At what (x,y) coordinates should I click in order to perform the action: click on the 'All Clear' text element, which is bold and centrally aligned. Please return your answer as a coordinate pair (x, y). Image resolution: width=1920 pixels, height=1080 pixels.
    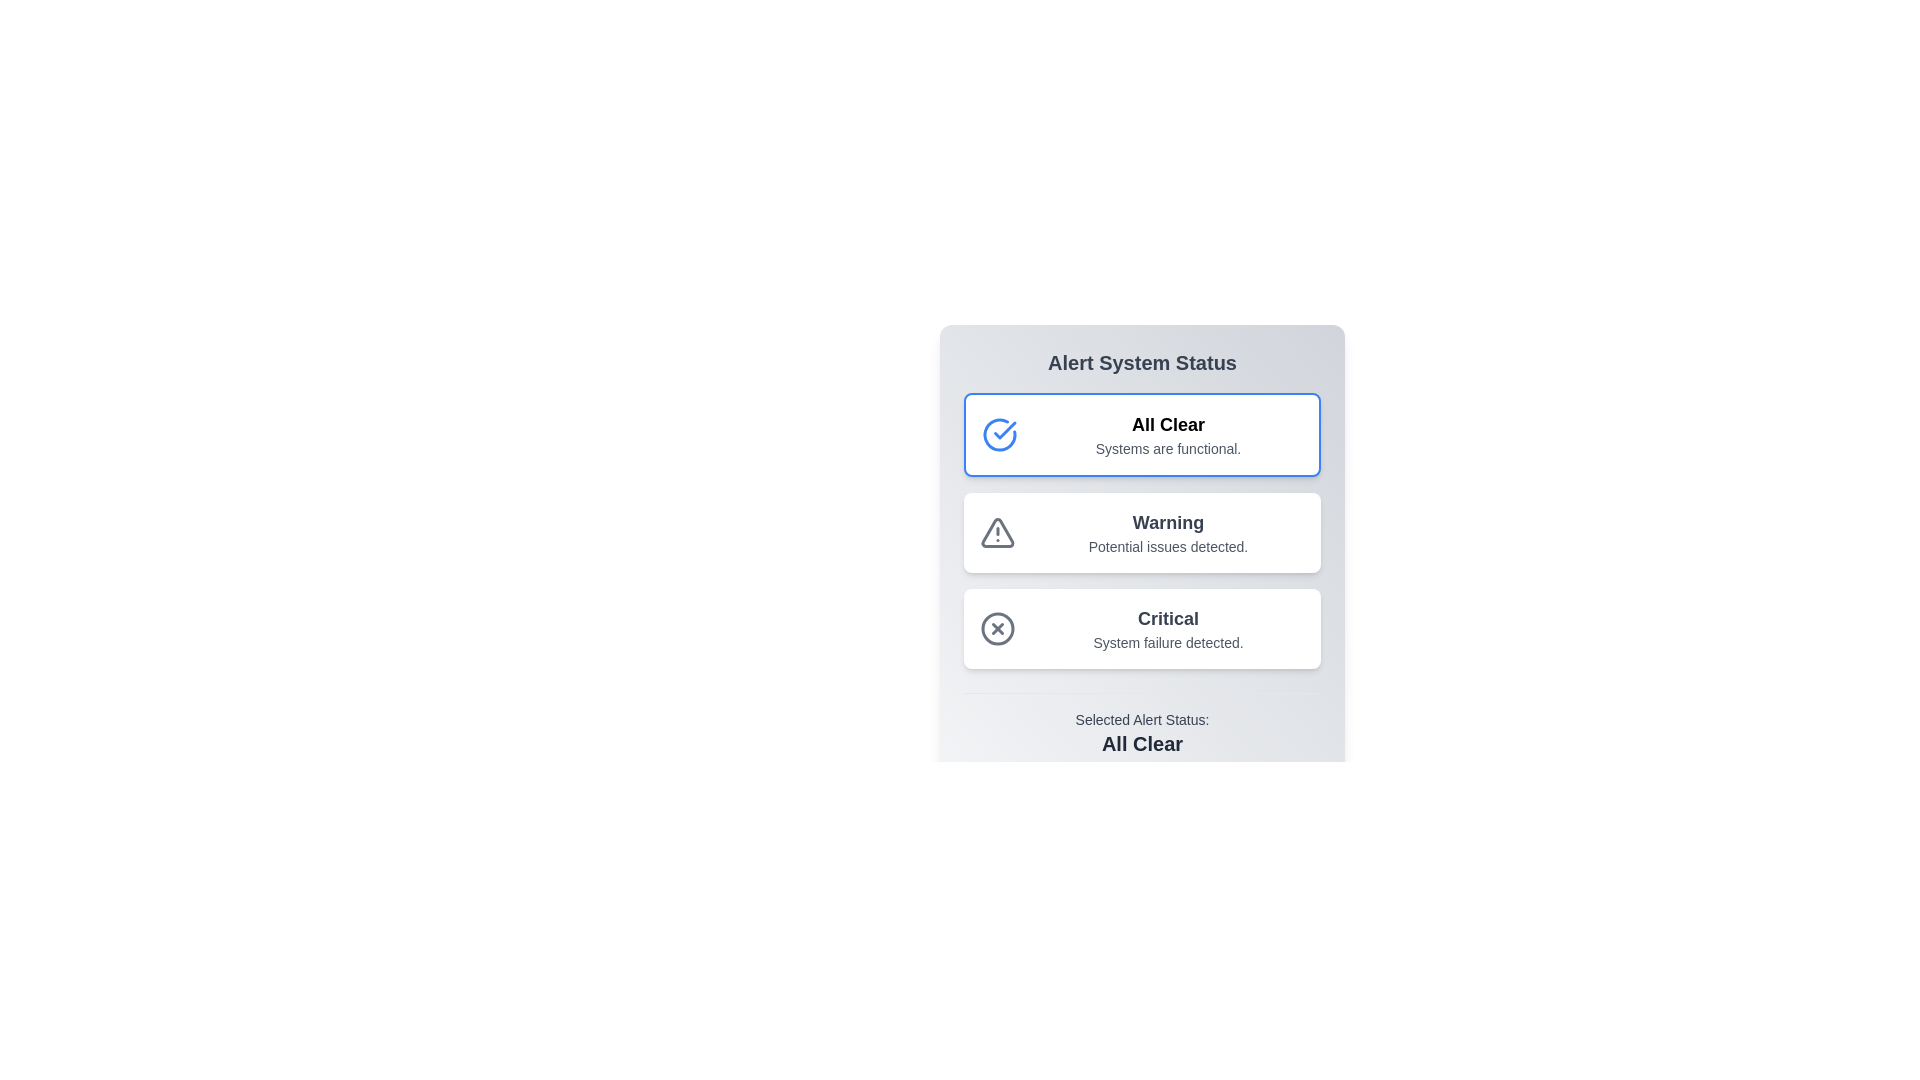
    Looking at the image, I should click on (1168, 423).